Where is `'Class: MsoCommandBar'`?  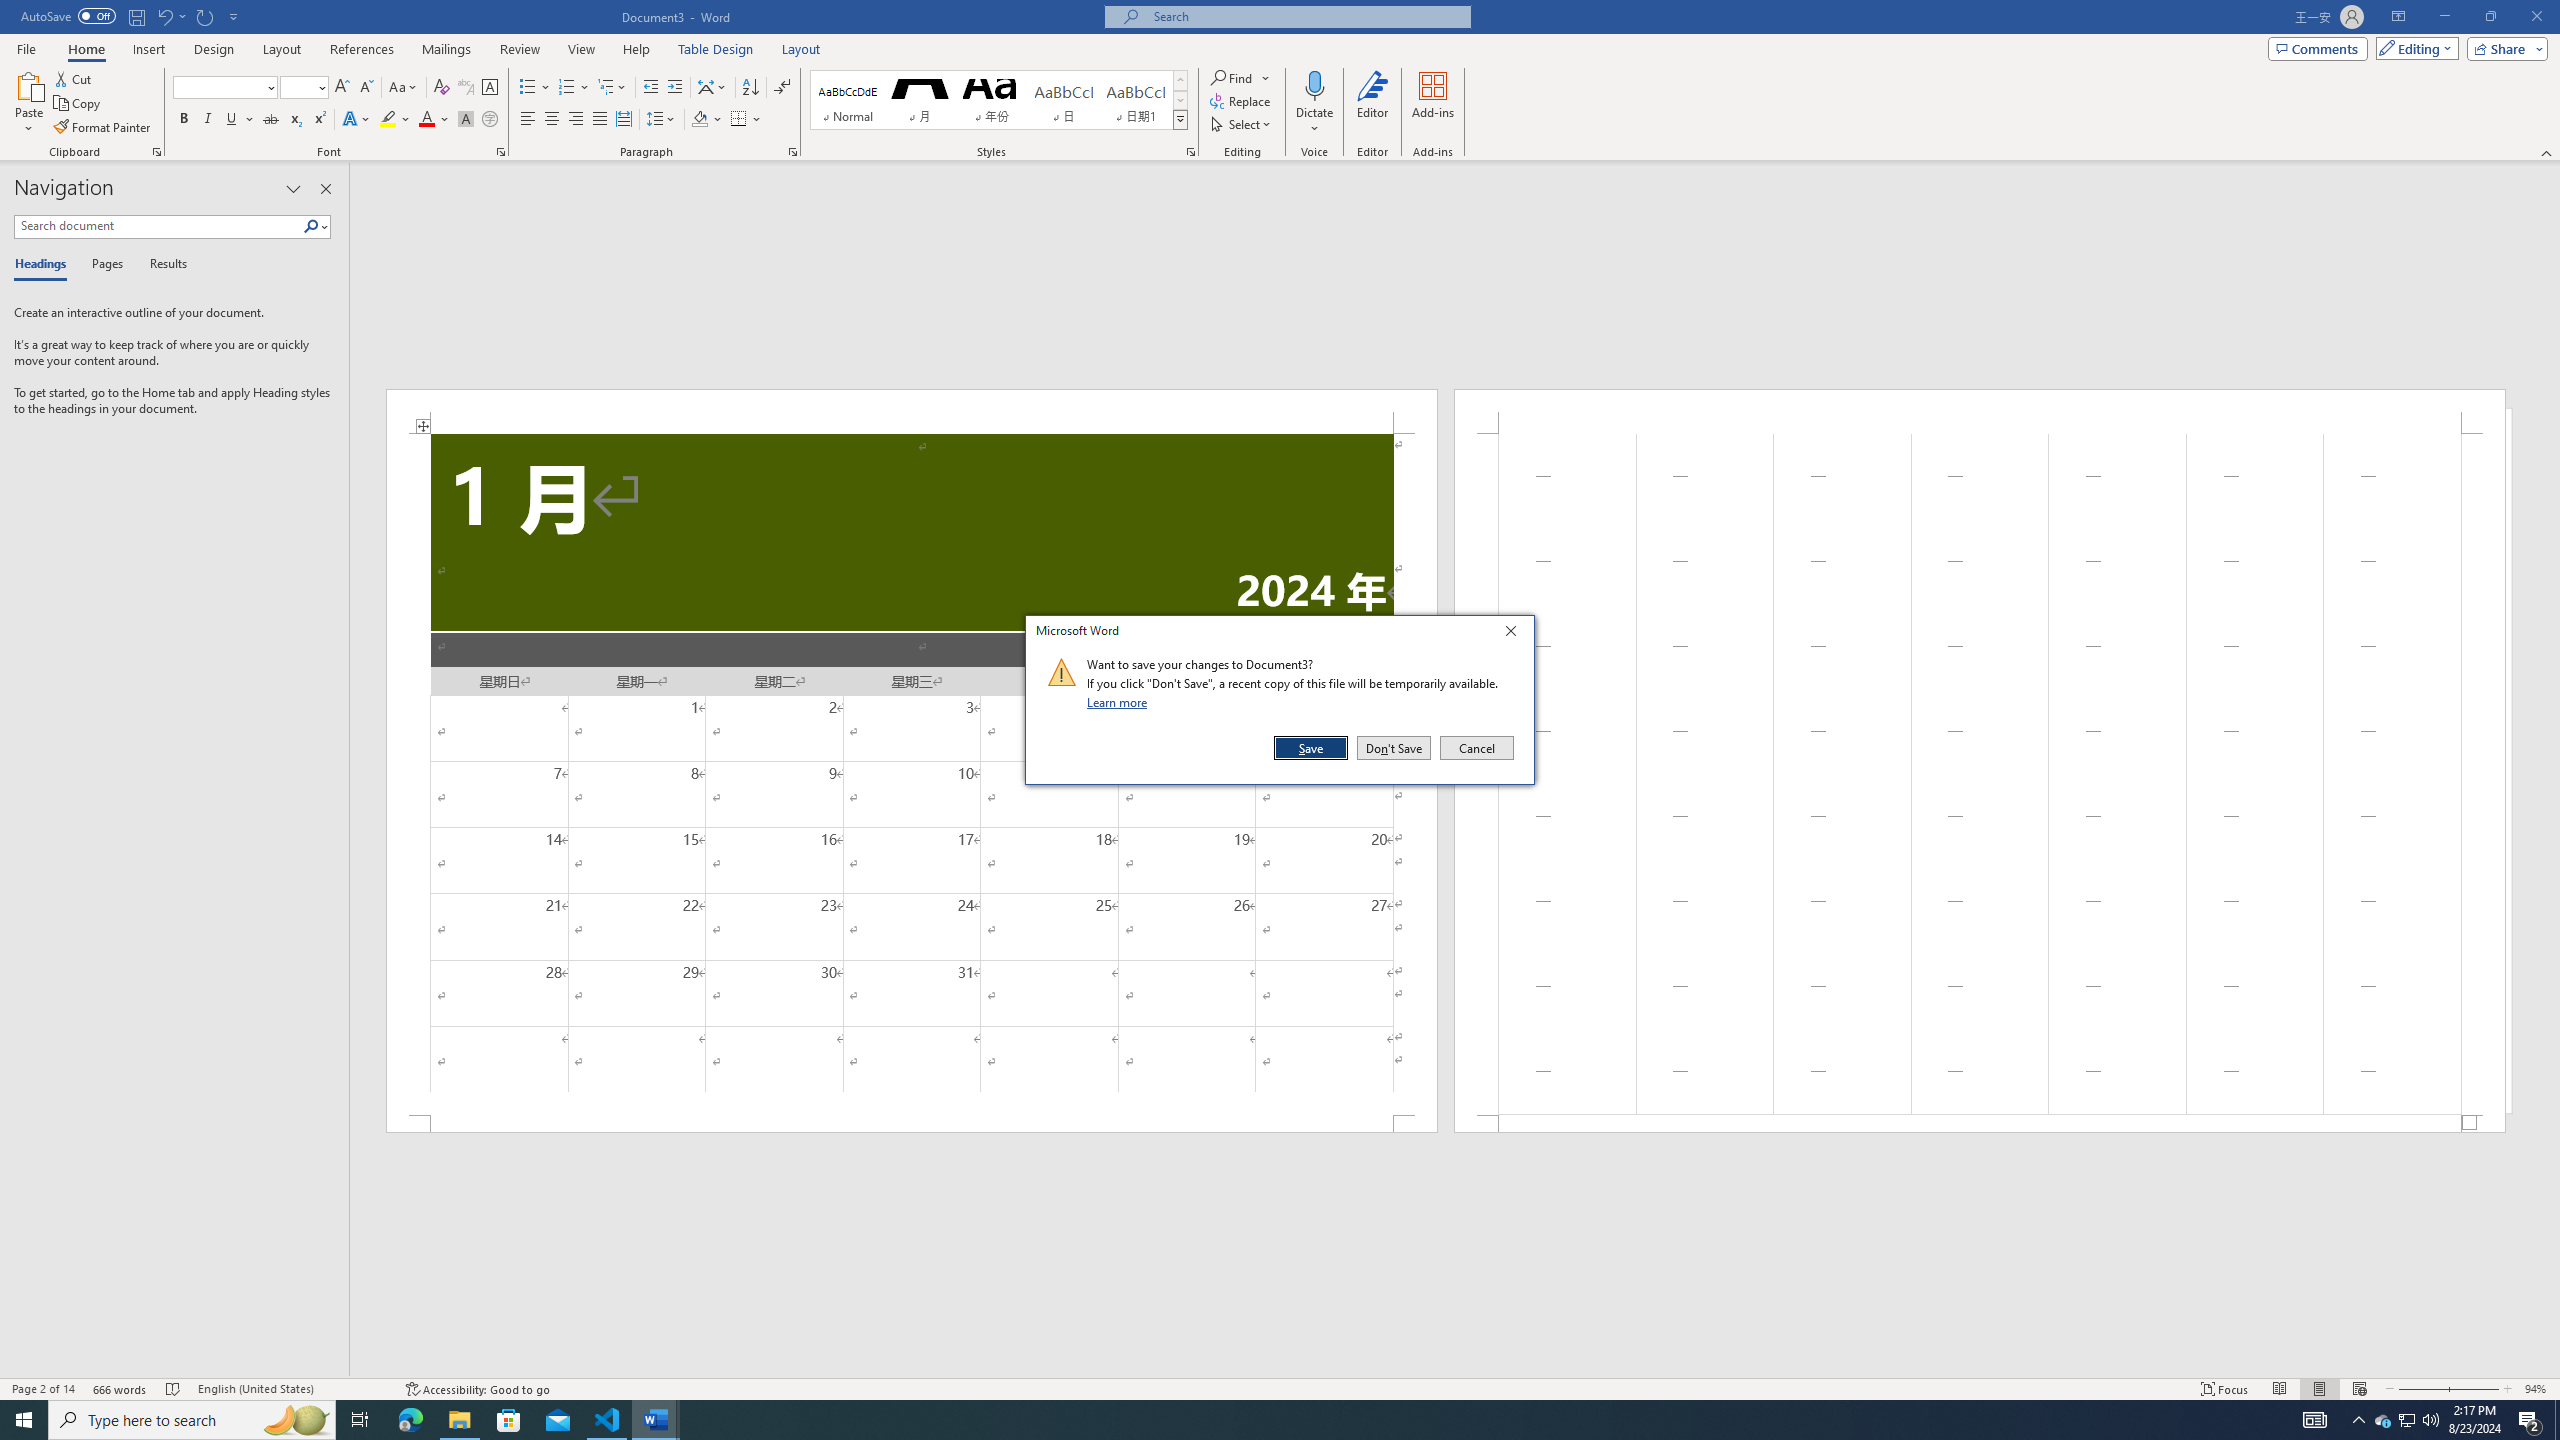 'Class: MsoCommandBar' is located at coordinates (1280, 1387).